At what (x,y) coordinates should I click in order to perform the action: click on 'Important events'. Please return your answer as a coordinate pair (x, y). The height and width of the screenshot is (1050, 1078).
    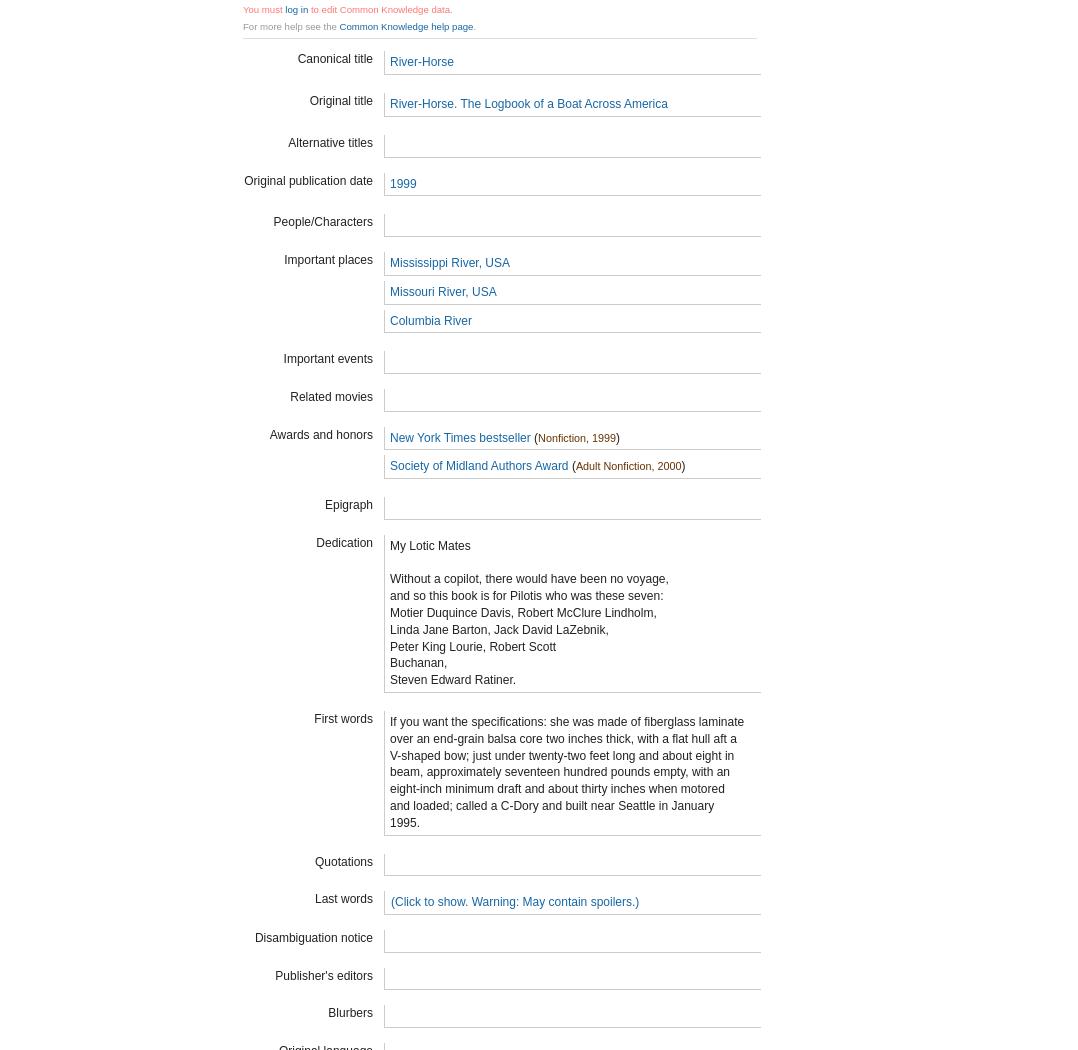
    Looking at the image, I should click on (327, 357).